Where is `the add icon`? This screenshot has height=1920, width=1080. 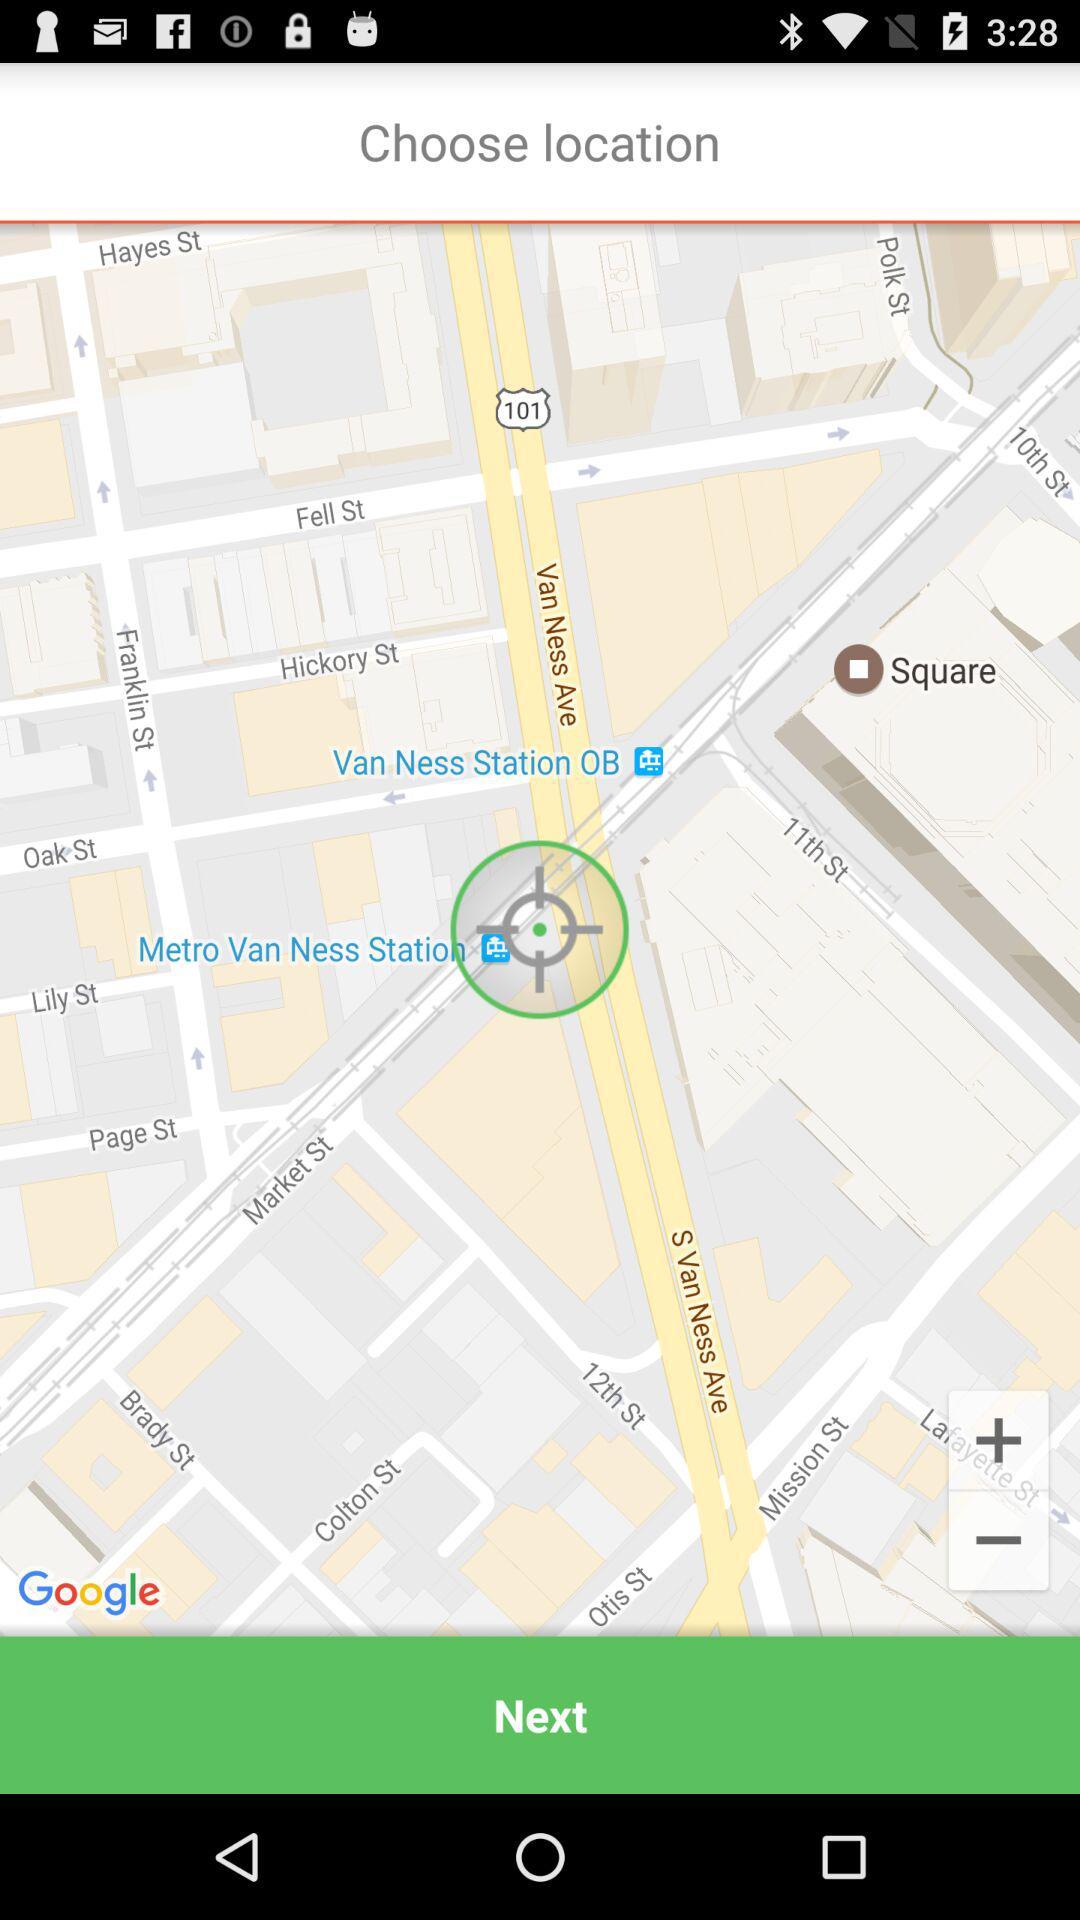
the add icon is located at coordinates (998, 1538).